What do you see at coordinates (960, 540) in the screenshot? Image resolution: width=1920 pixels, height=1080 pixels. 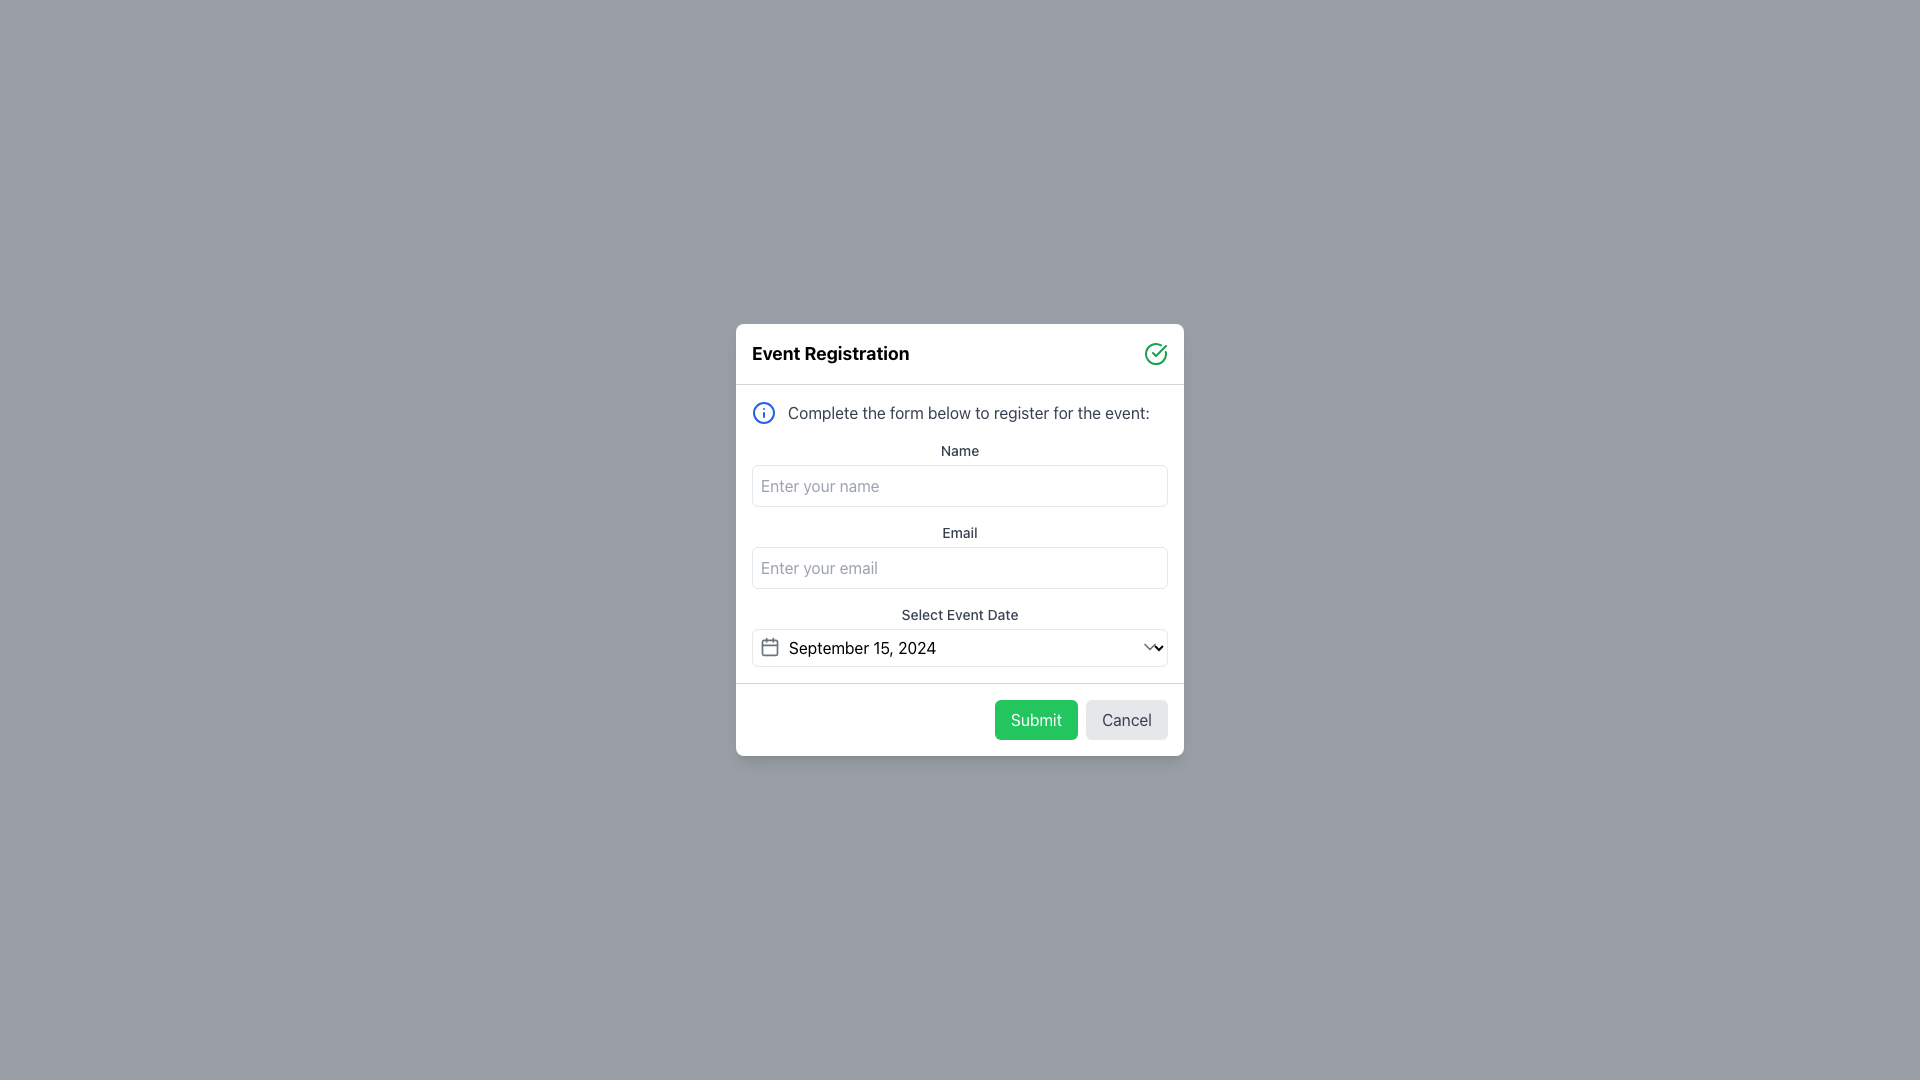 I see `inside the form fields of the 'Event Registration' modal dialog to input text` at bounding box center [960, 540].